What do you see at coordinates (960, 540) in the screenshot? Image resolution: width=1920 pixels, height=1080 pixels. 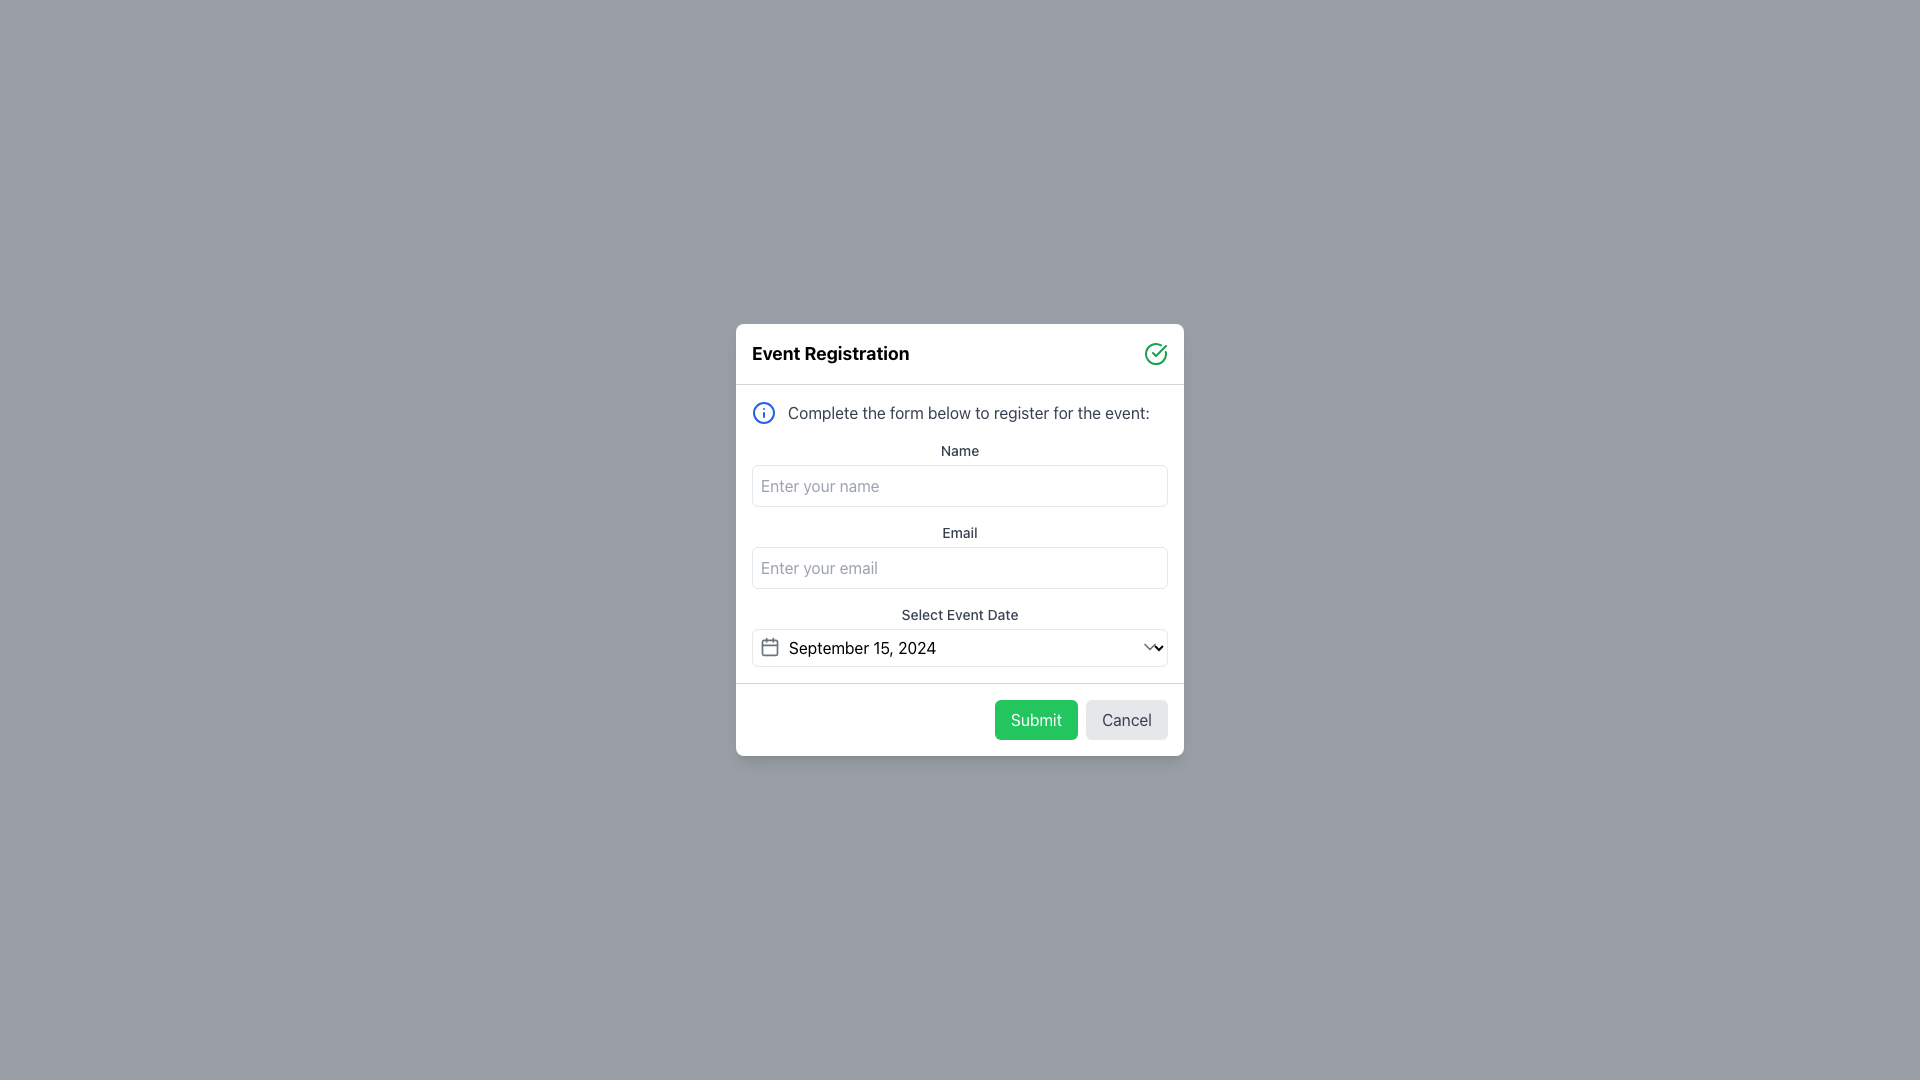 I see `inside the form fields of the 'Event Registration' modal dialog to input text` at bounding box center [960, 540].